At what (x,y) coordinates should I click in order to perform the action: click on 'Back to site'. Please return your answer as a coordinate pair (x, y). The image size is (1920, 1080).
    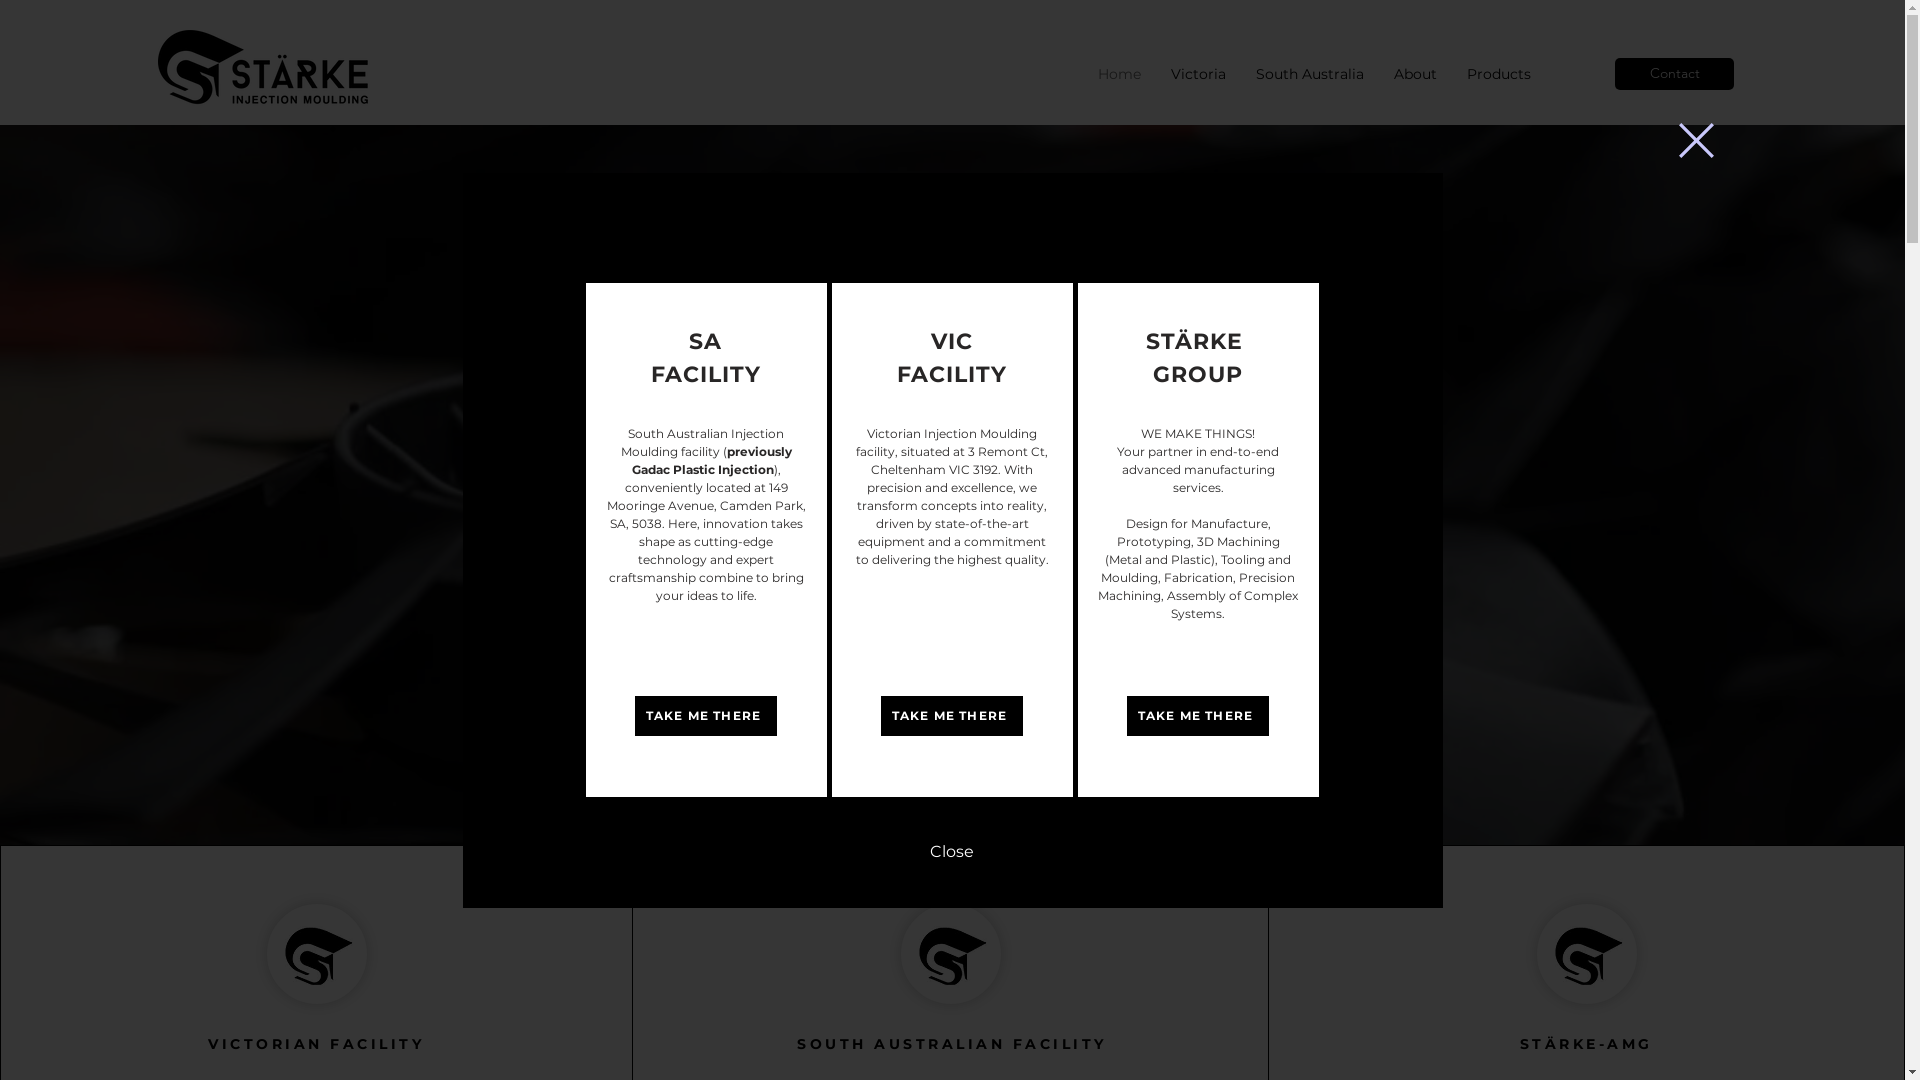
    Looking at the image, I should click on (1694, 139).